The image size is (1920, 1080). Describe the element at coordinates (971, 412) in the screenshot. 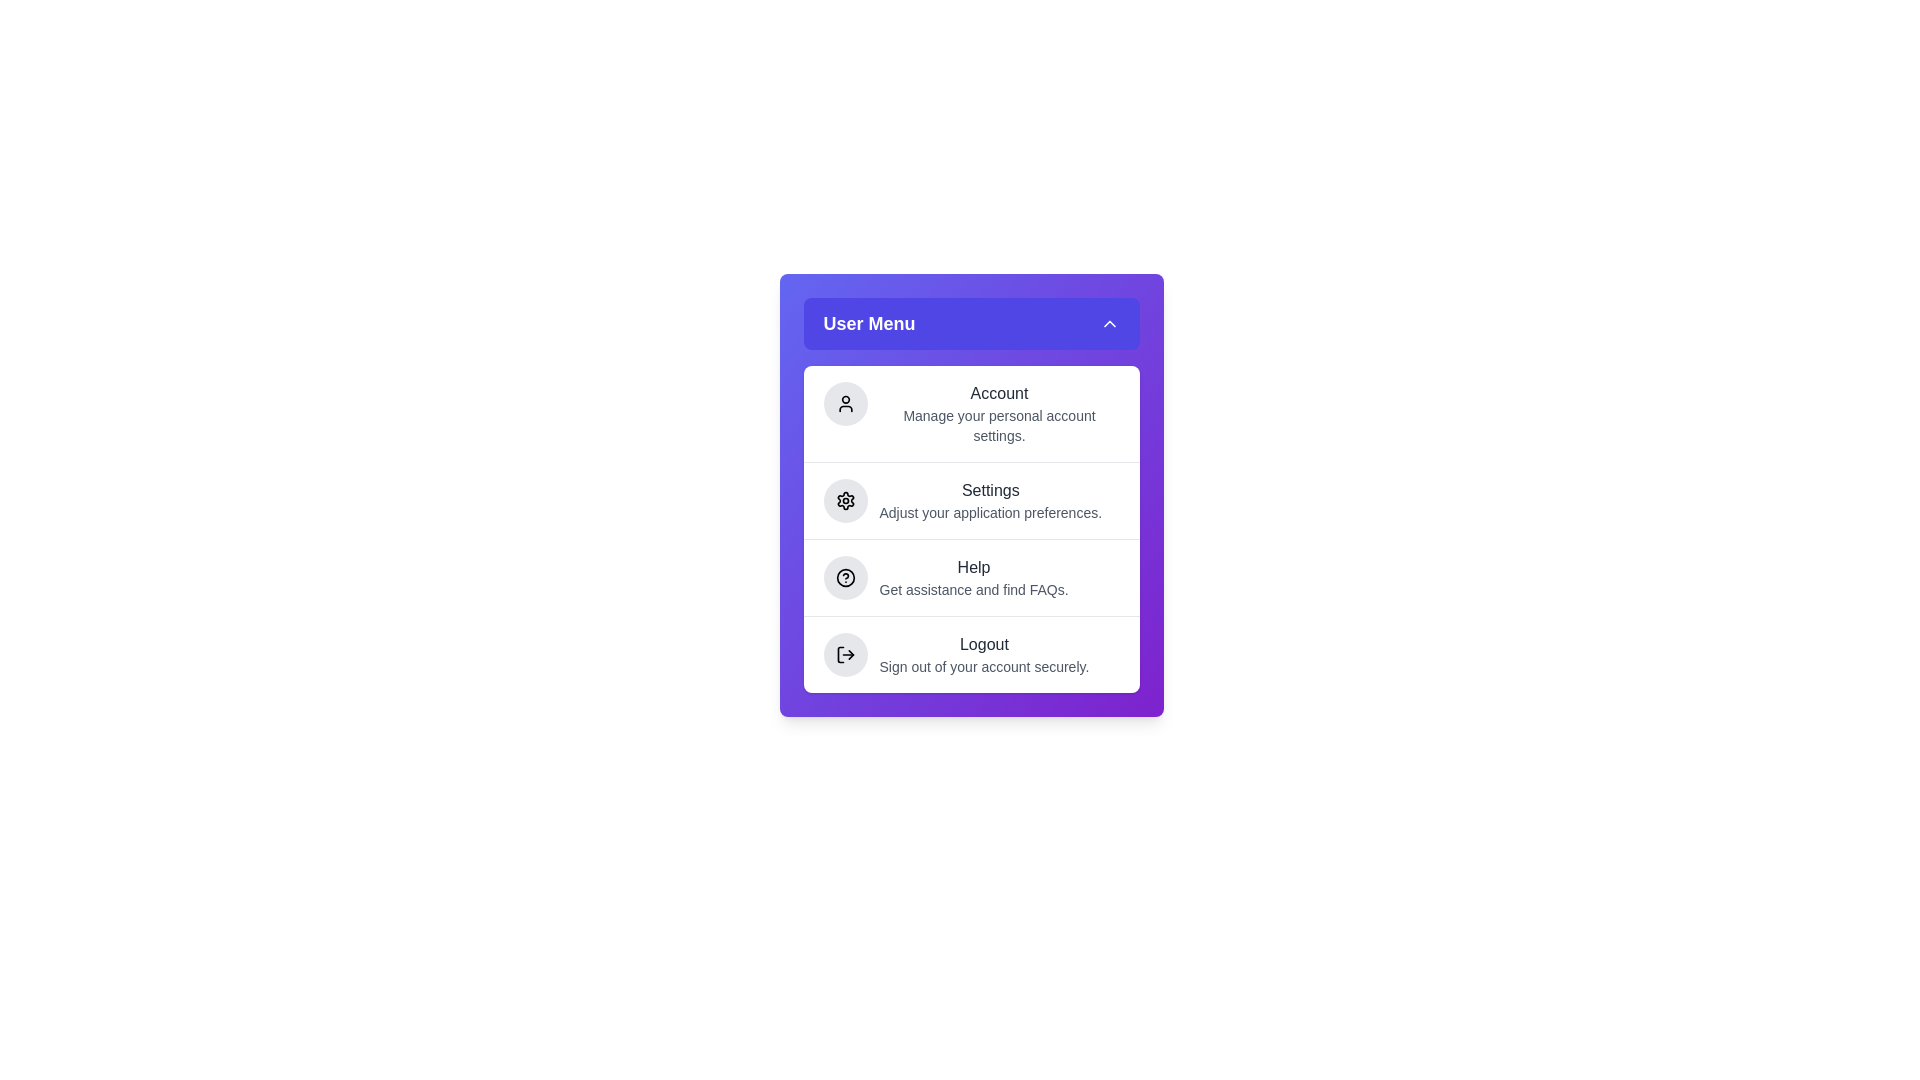

I see `the menu item Account to view its highlight effect` at that location.